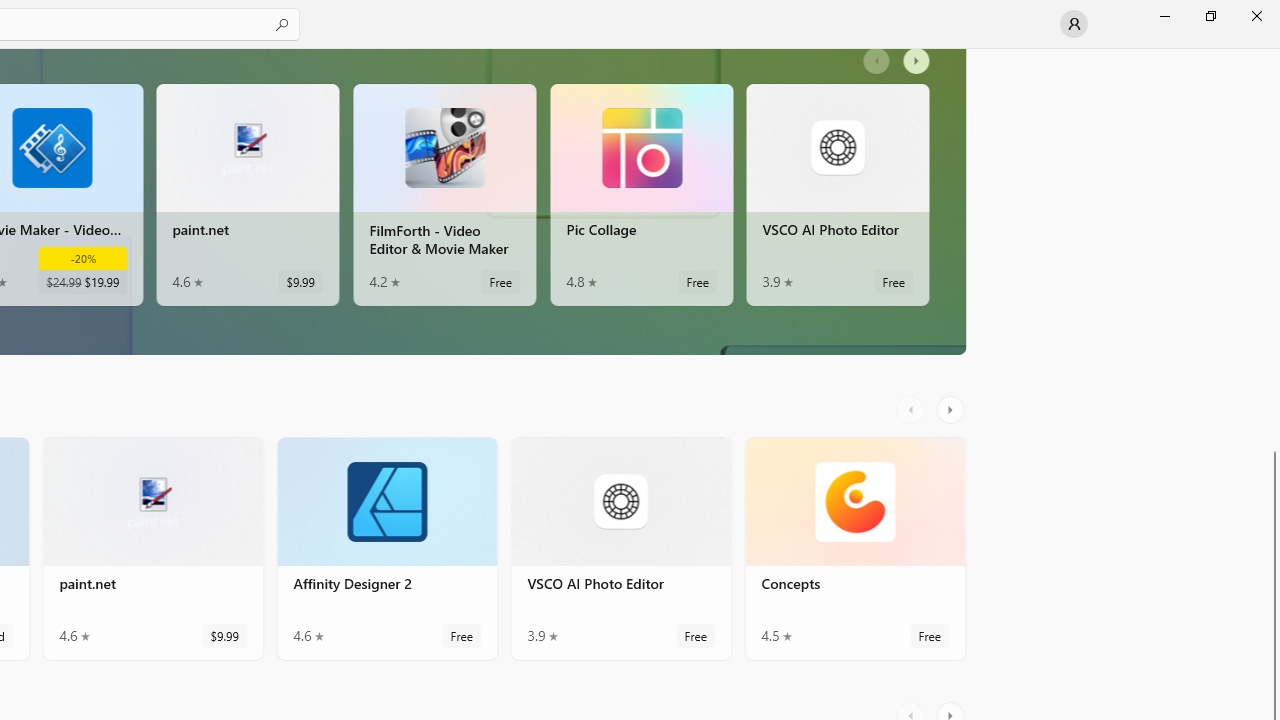 Image resolution: width=1280 pixels, height=720 pixels. I want to click on 'Concepts. Average rating of 4.5 out of five stars. Free  ', so click(855, 549).